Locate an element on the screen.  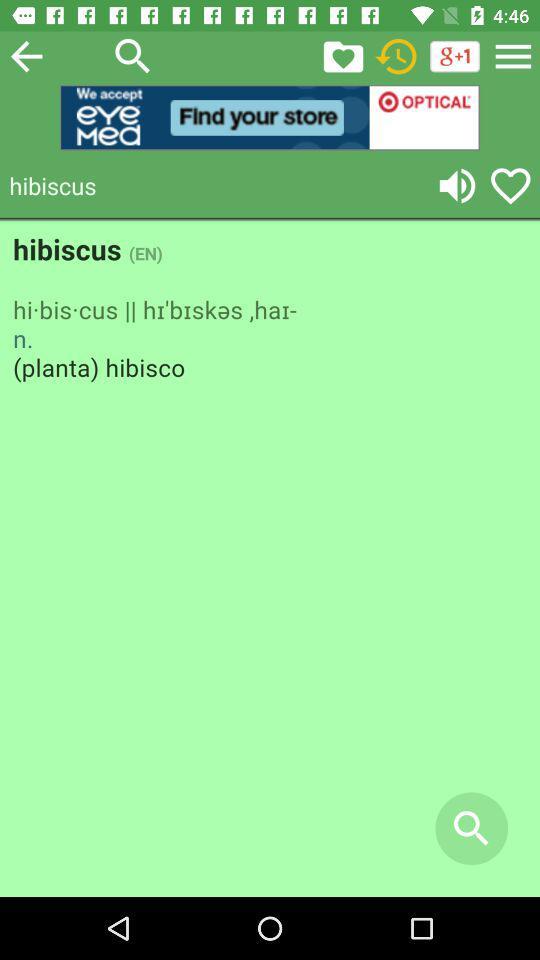
volume switch is located at coordinates (457, 185).